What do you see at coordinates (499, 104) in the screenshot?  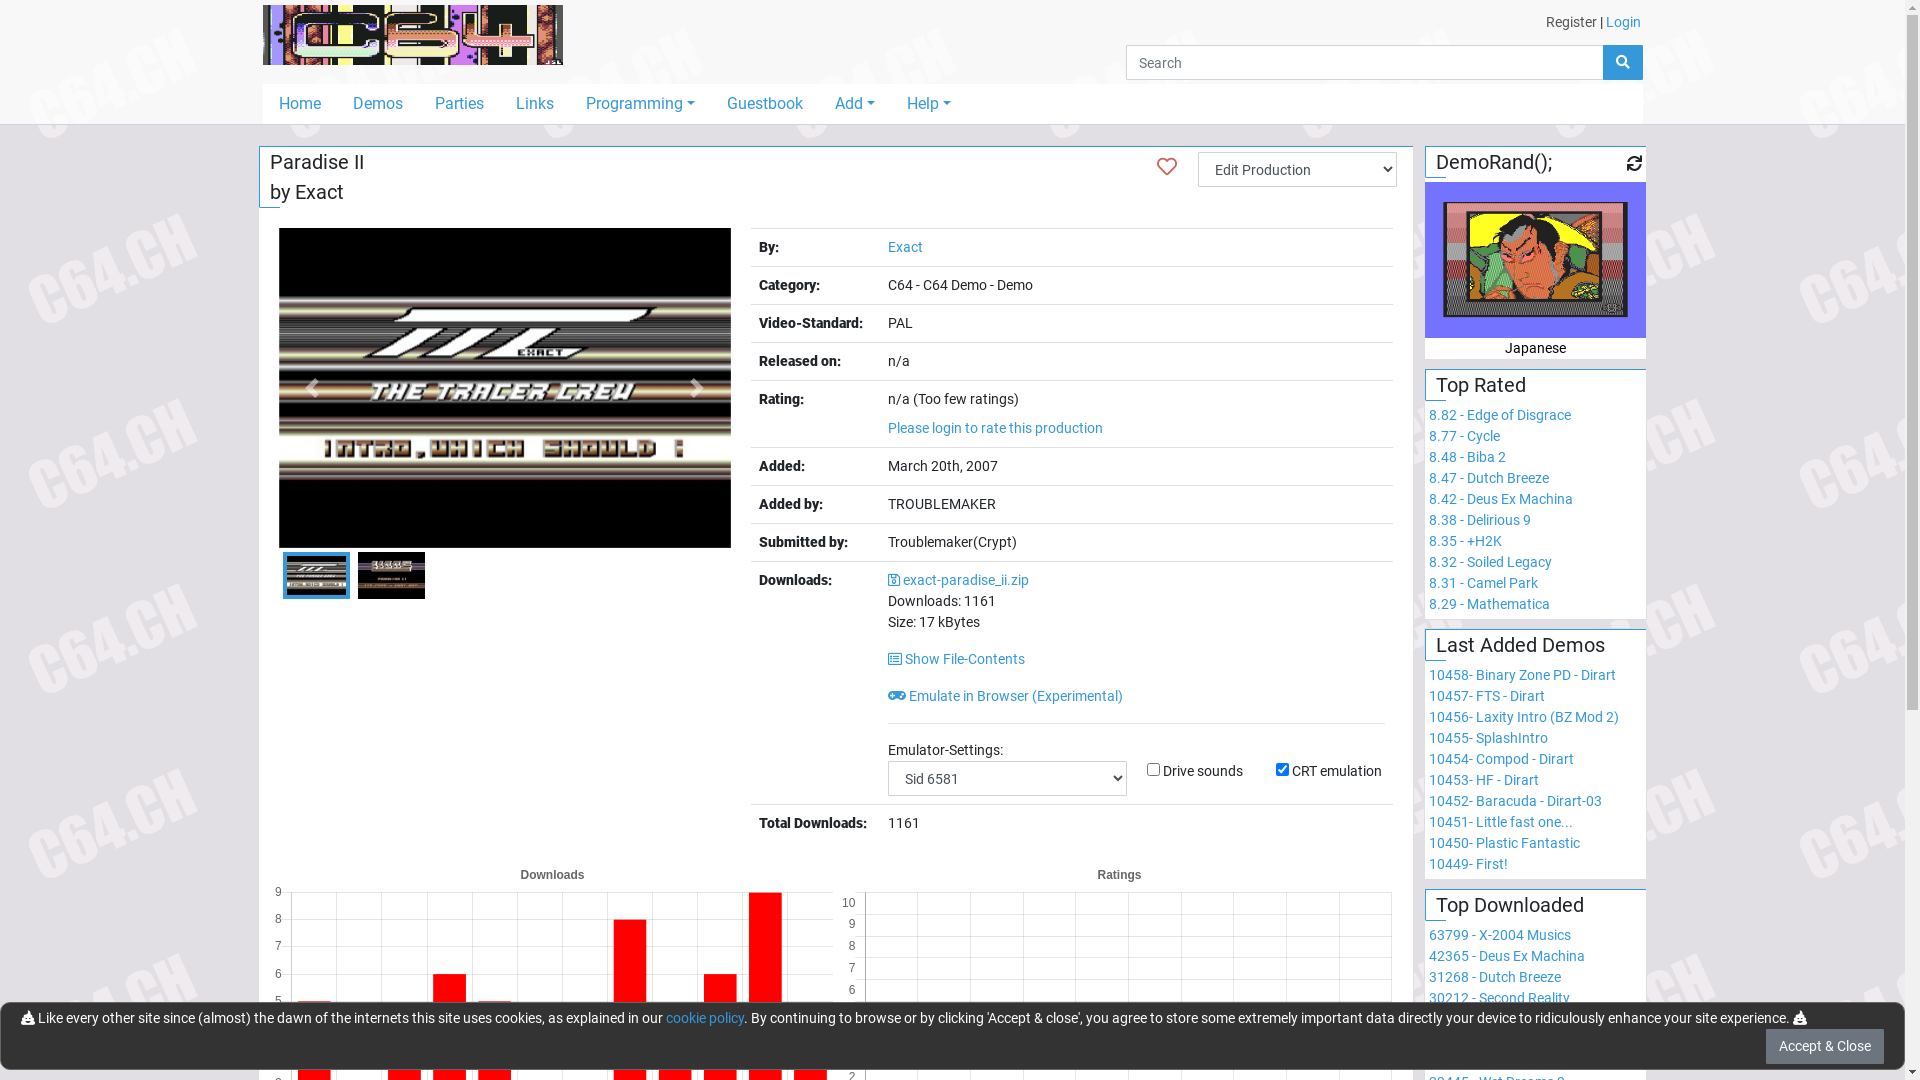 I see `'Links'` at bounding box center [499, 104].